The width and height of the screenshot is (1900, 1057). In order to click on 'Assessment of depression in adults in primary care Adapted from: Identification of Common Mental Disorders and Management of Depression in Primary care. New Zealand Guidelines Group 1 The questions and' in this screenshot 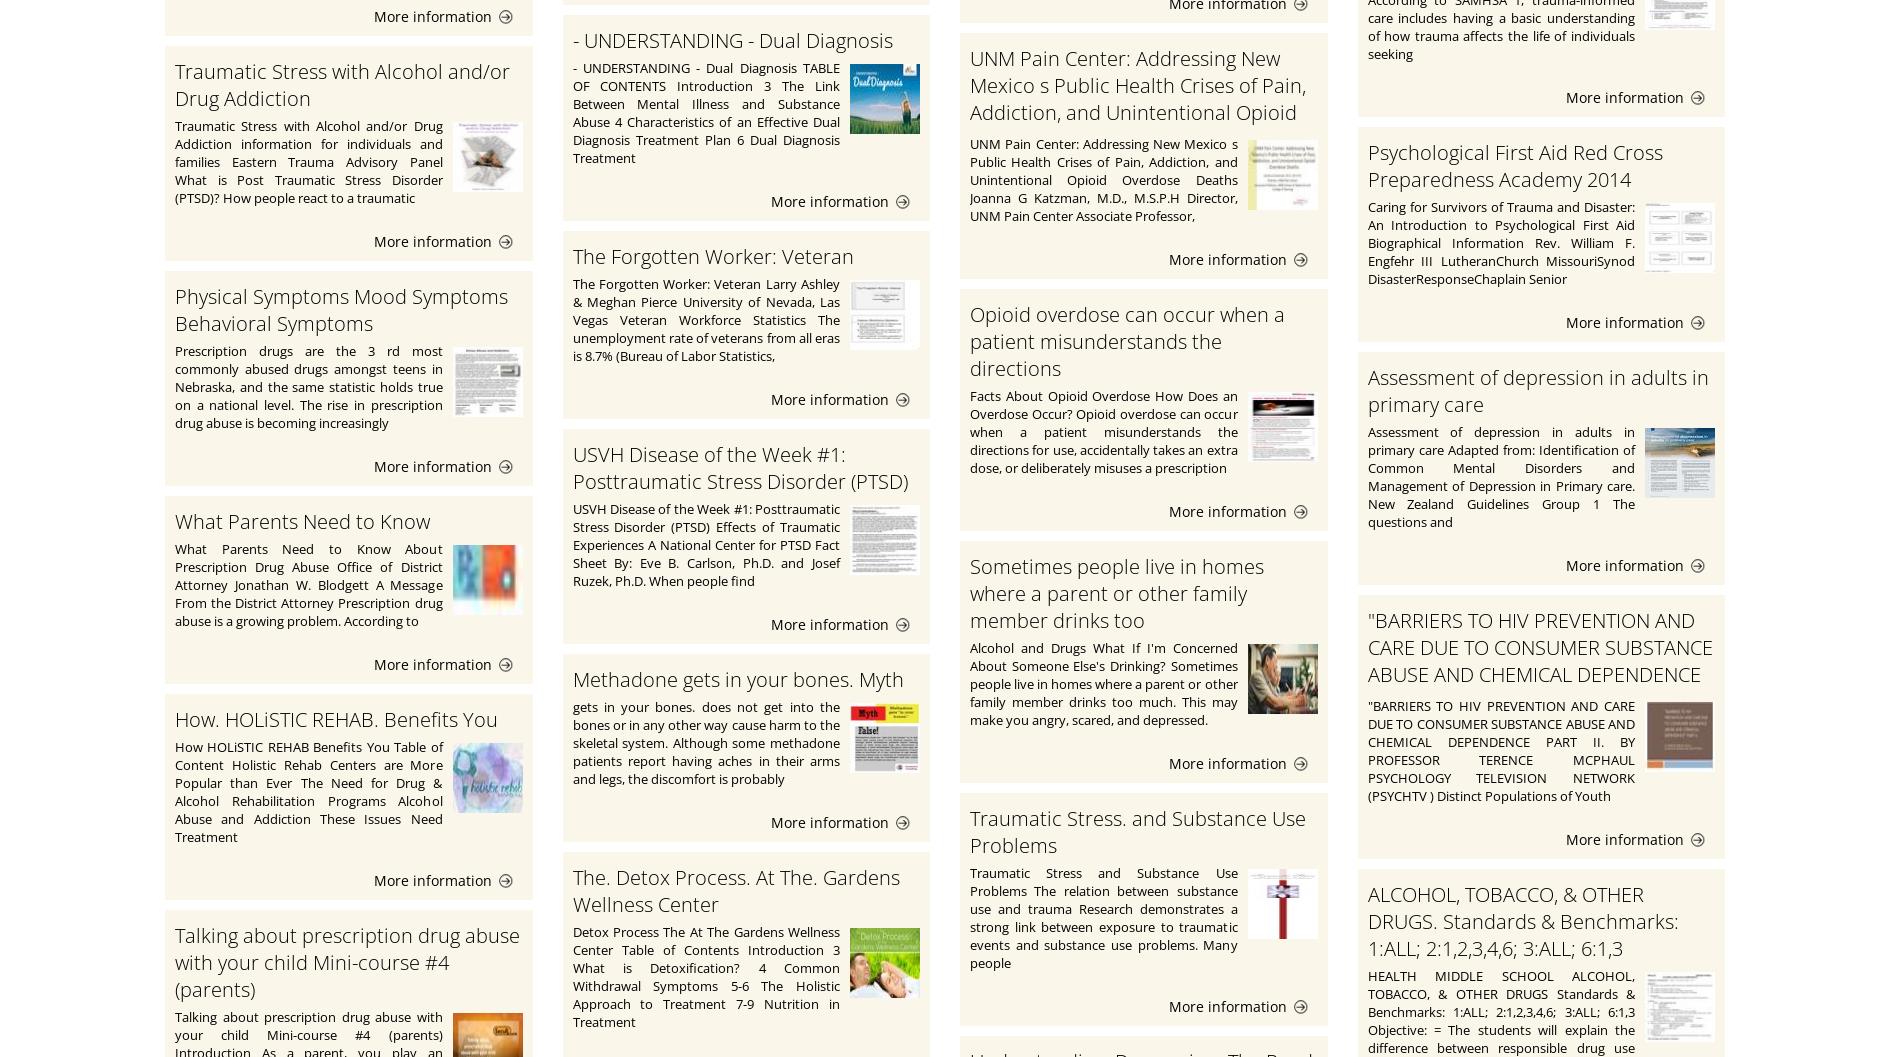, I will do `click(1501, 475)`.